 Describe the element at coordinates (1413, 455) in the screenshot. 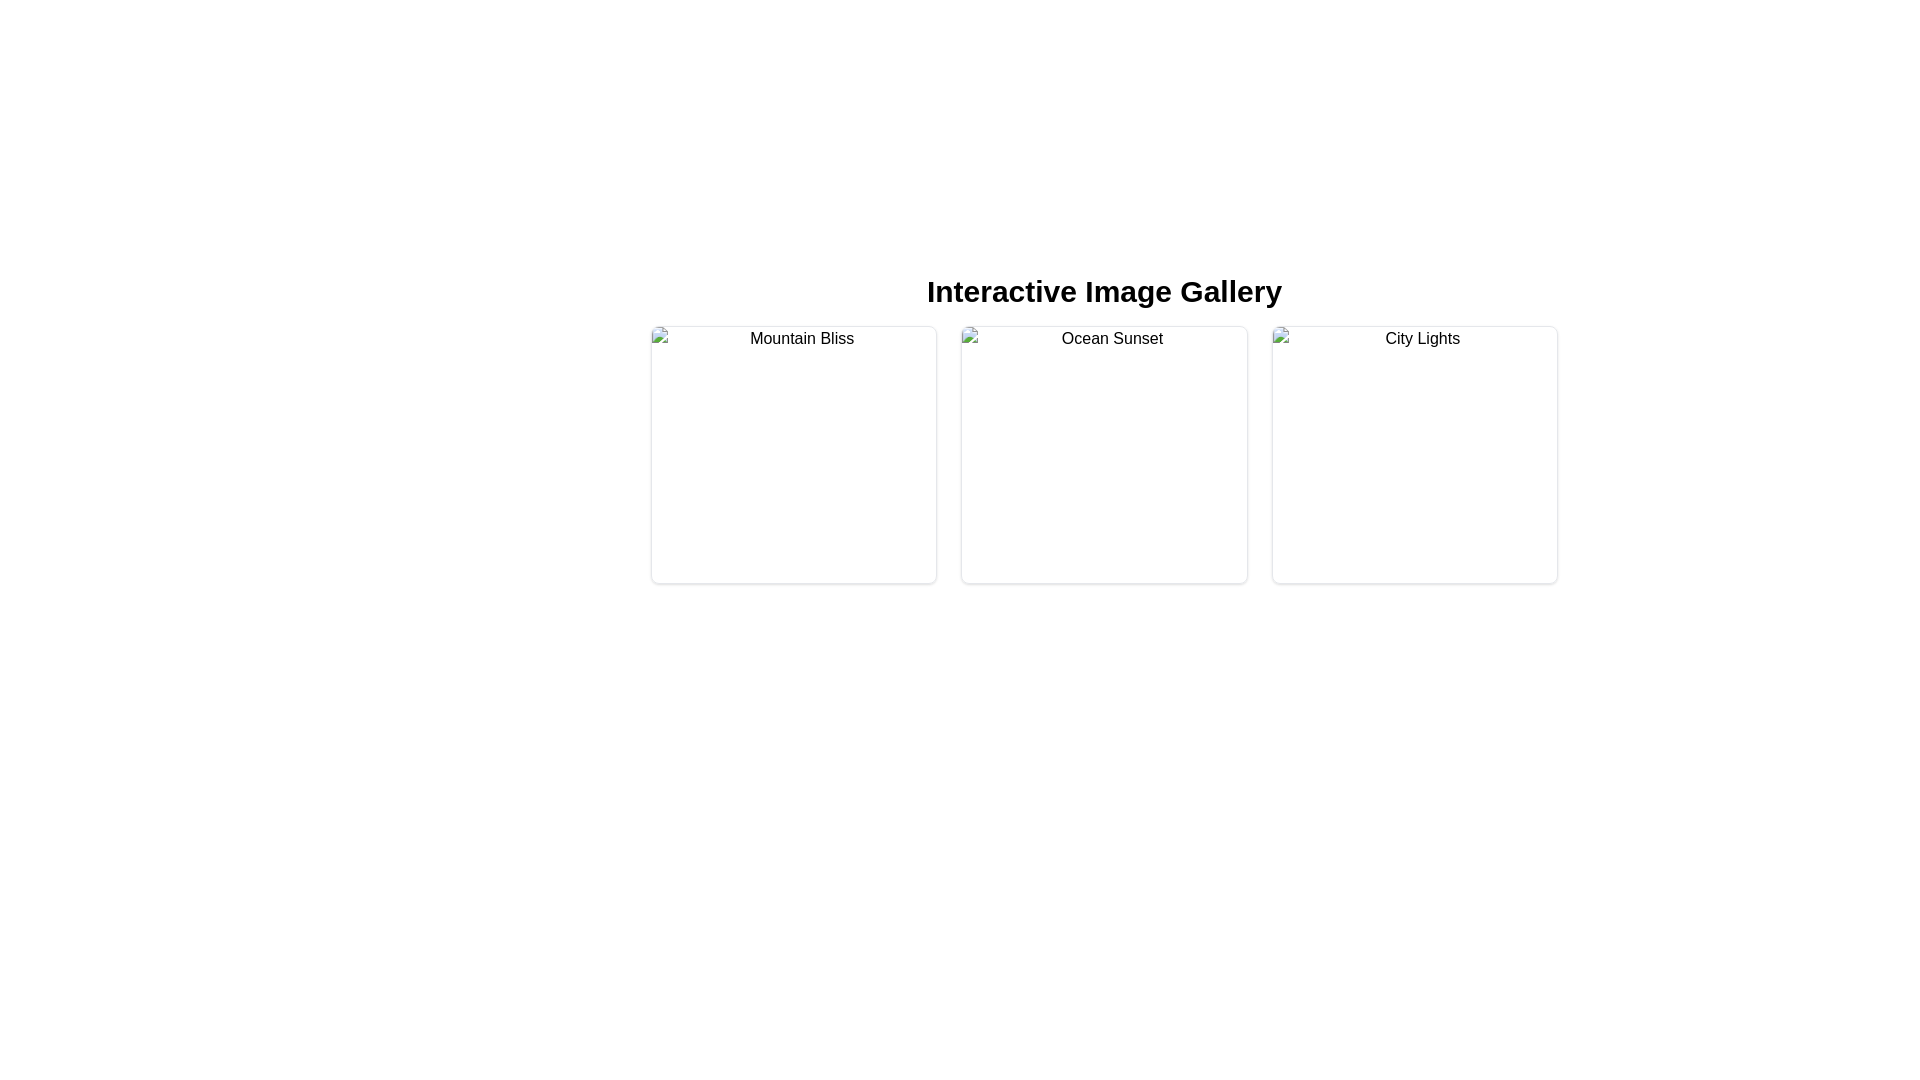

I see `the image labeled 'City Lights' in the rightmost card of the interactive image gallery` at that location.